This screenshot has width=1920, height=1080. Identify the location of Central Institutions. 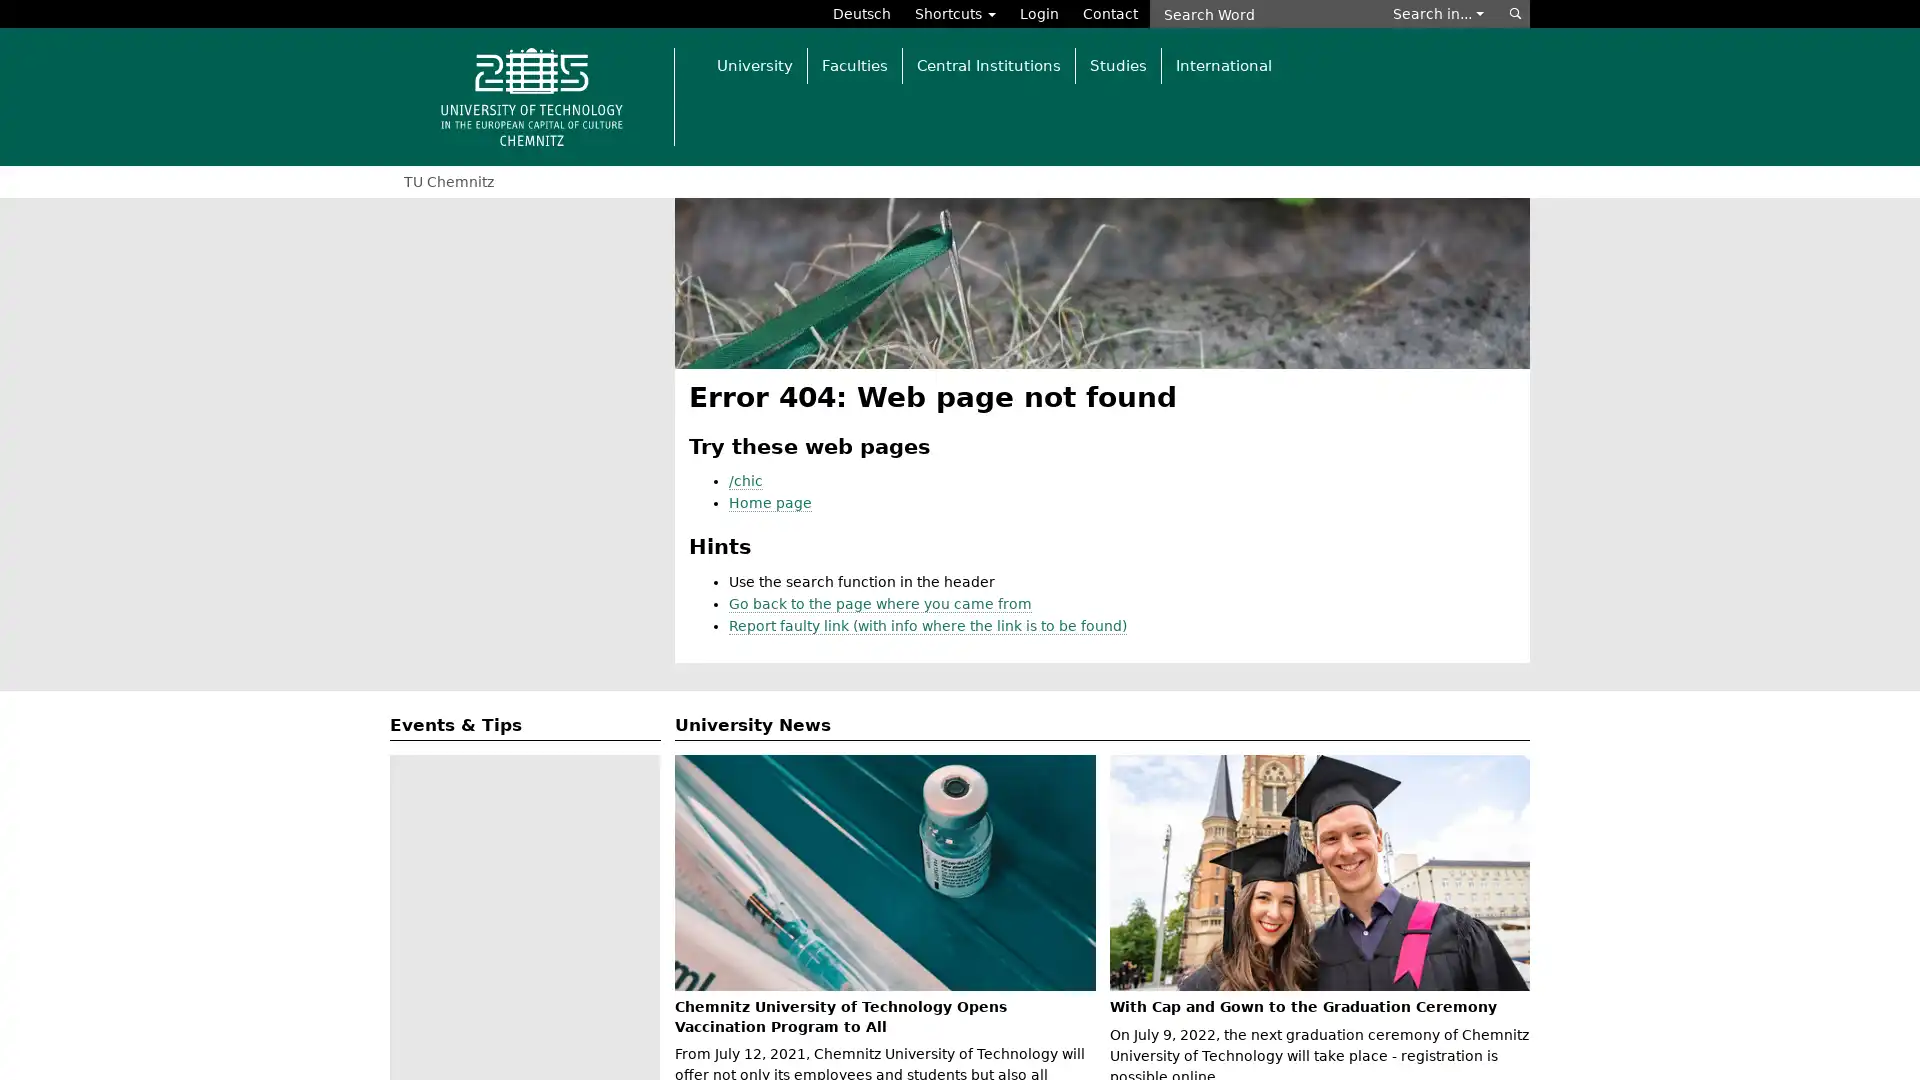
(988, 64).